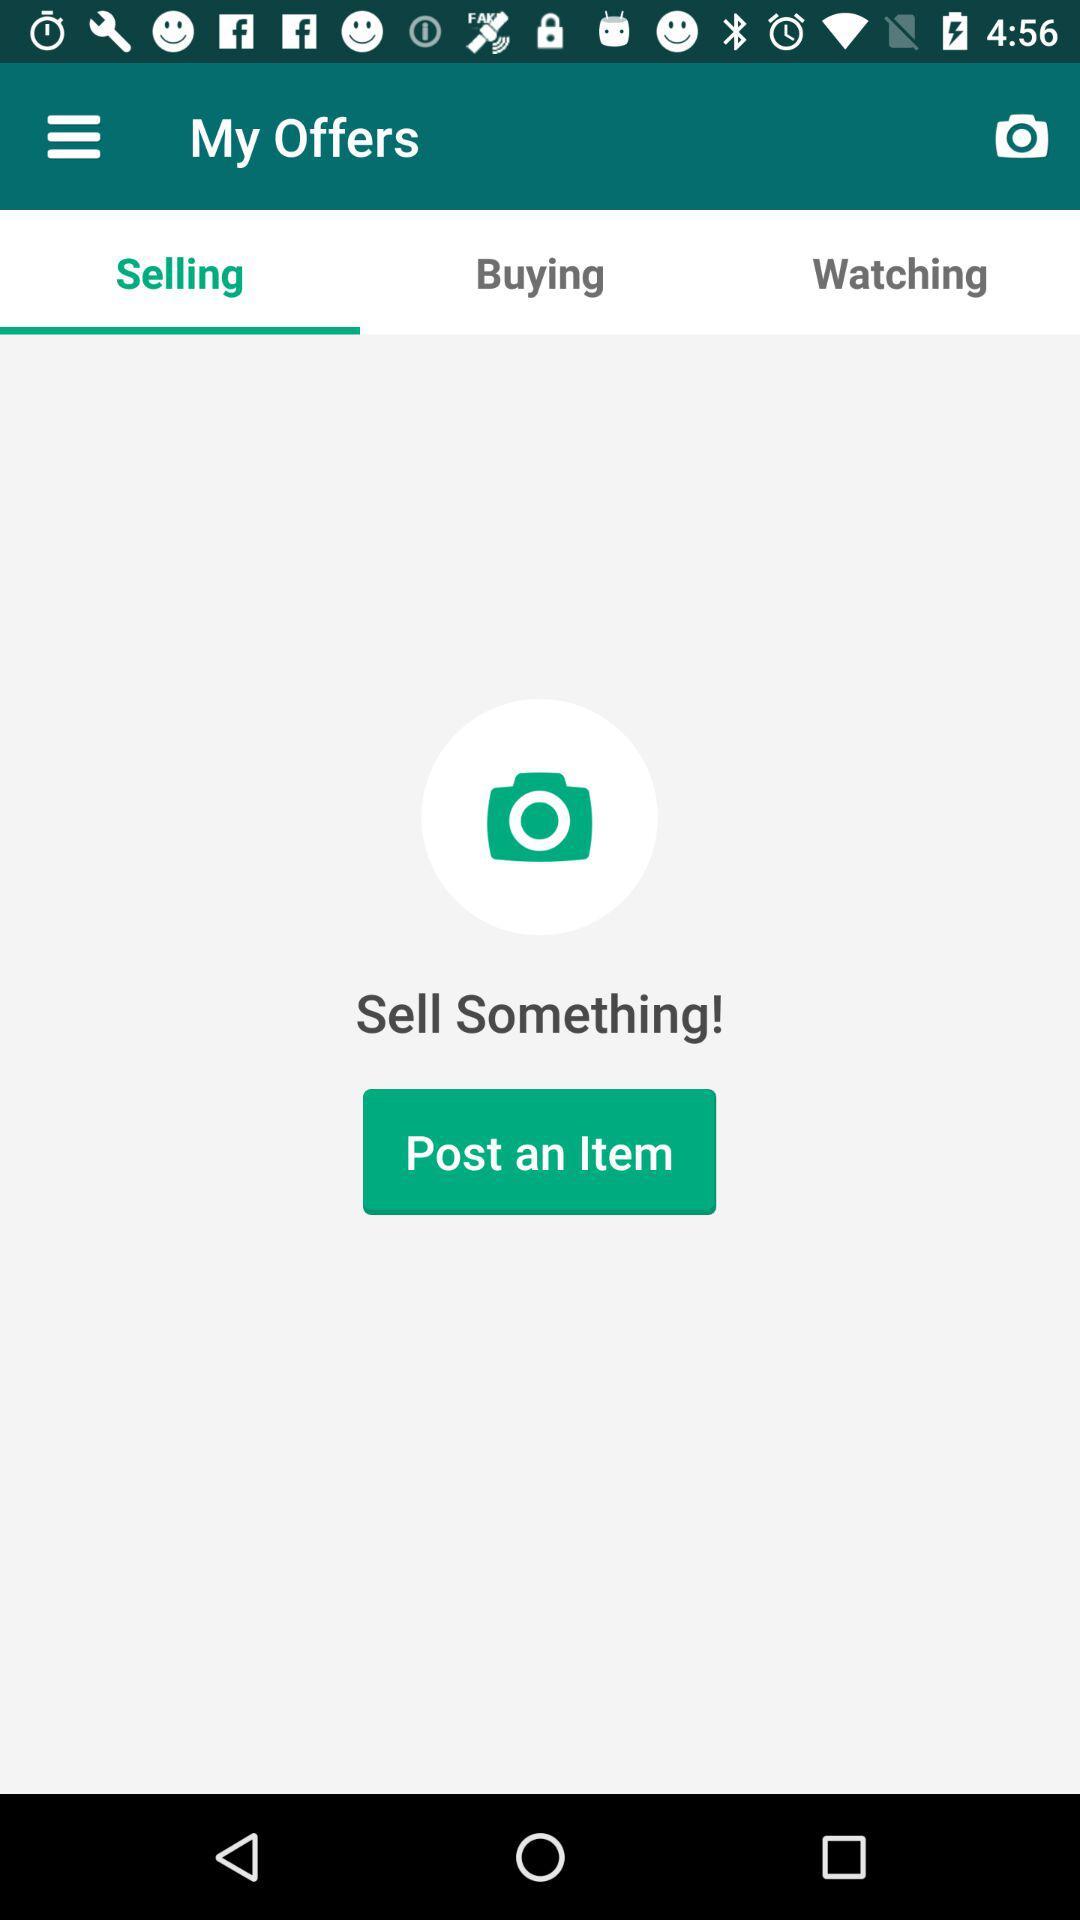 The width and height of the screenshot is (1080, 1920). What do you see at coordinates (180, 271) in the screenshot?
I see `selling item` at bounding box center [180, 271].